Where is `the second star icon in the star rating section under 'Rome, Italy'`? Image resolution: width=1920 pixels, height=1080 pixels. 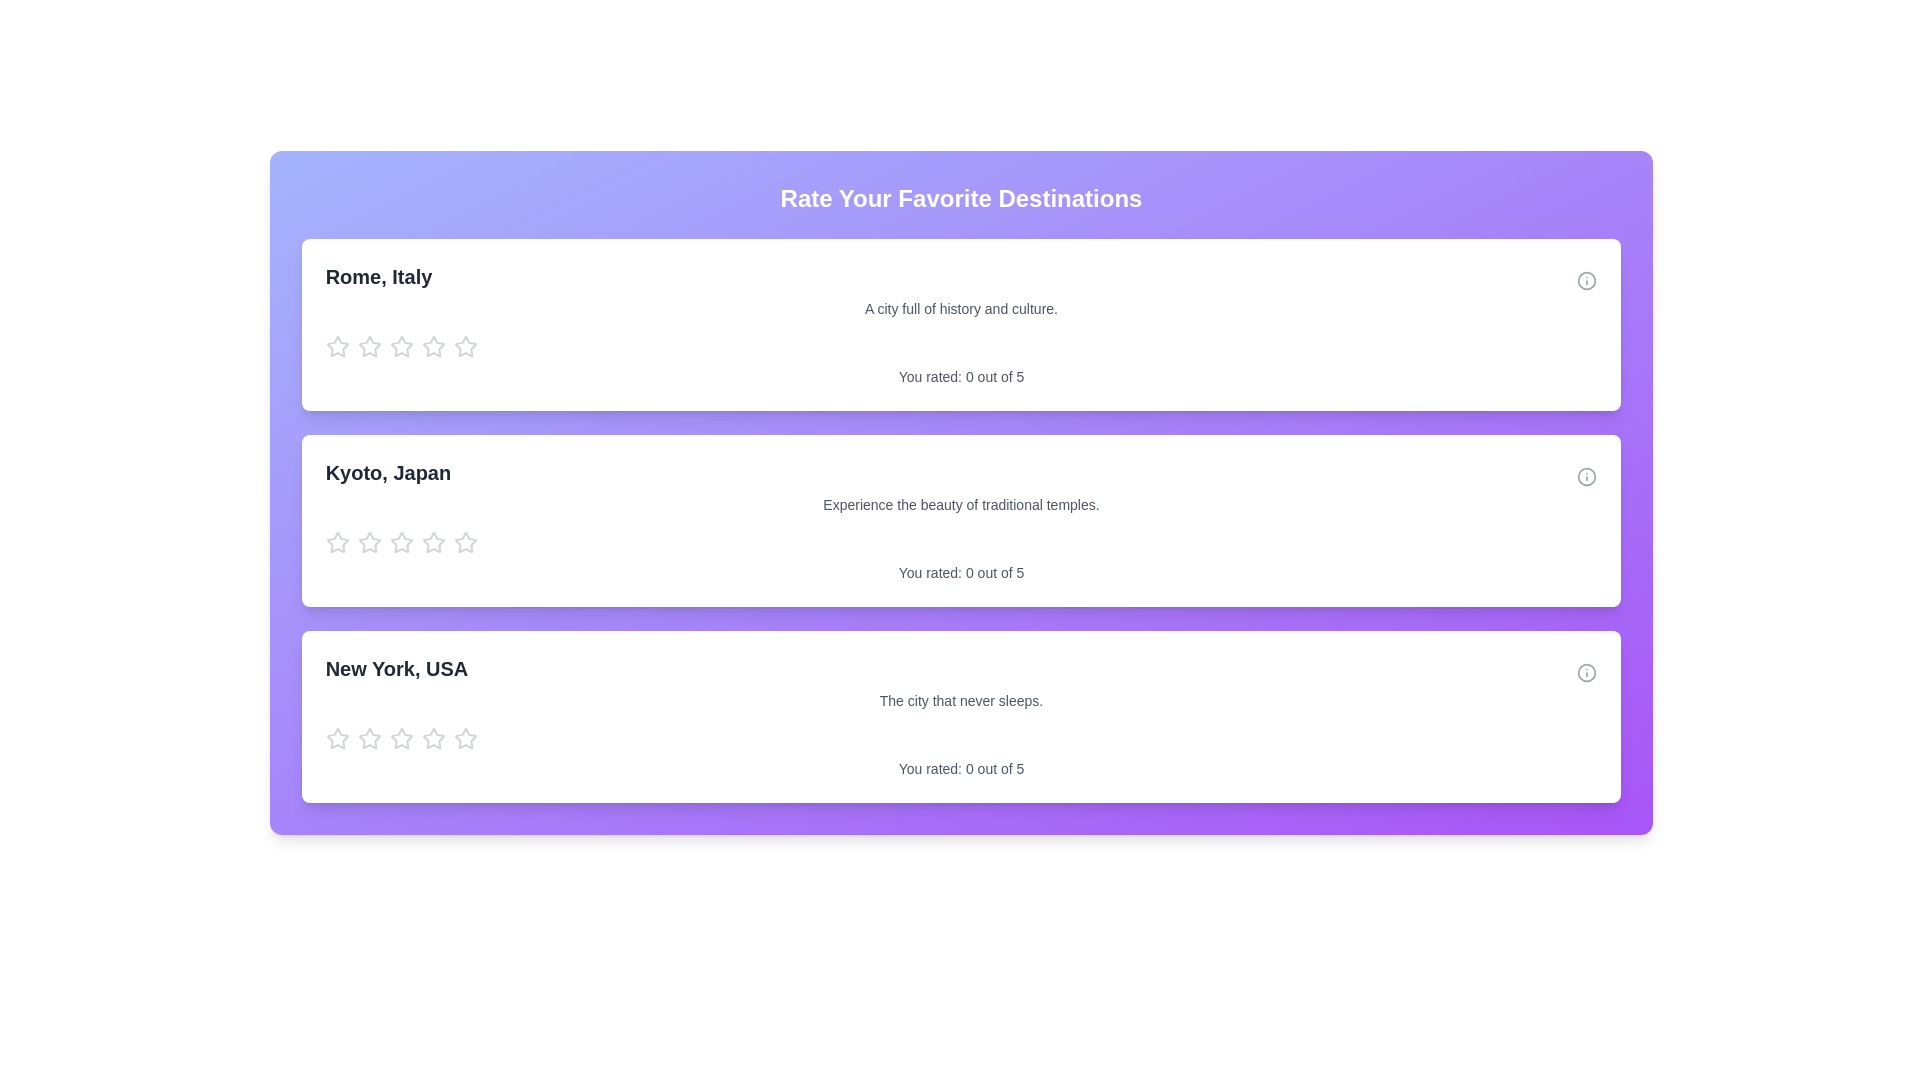 the second star icon in the star rating section under 'Rome, Italy' is located at coordinates (432, 345).